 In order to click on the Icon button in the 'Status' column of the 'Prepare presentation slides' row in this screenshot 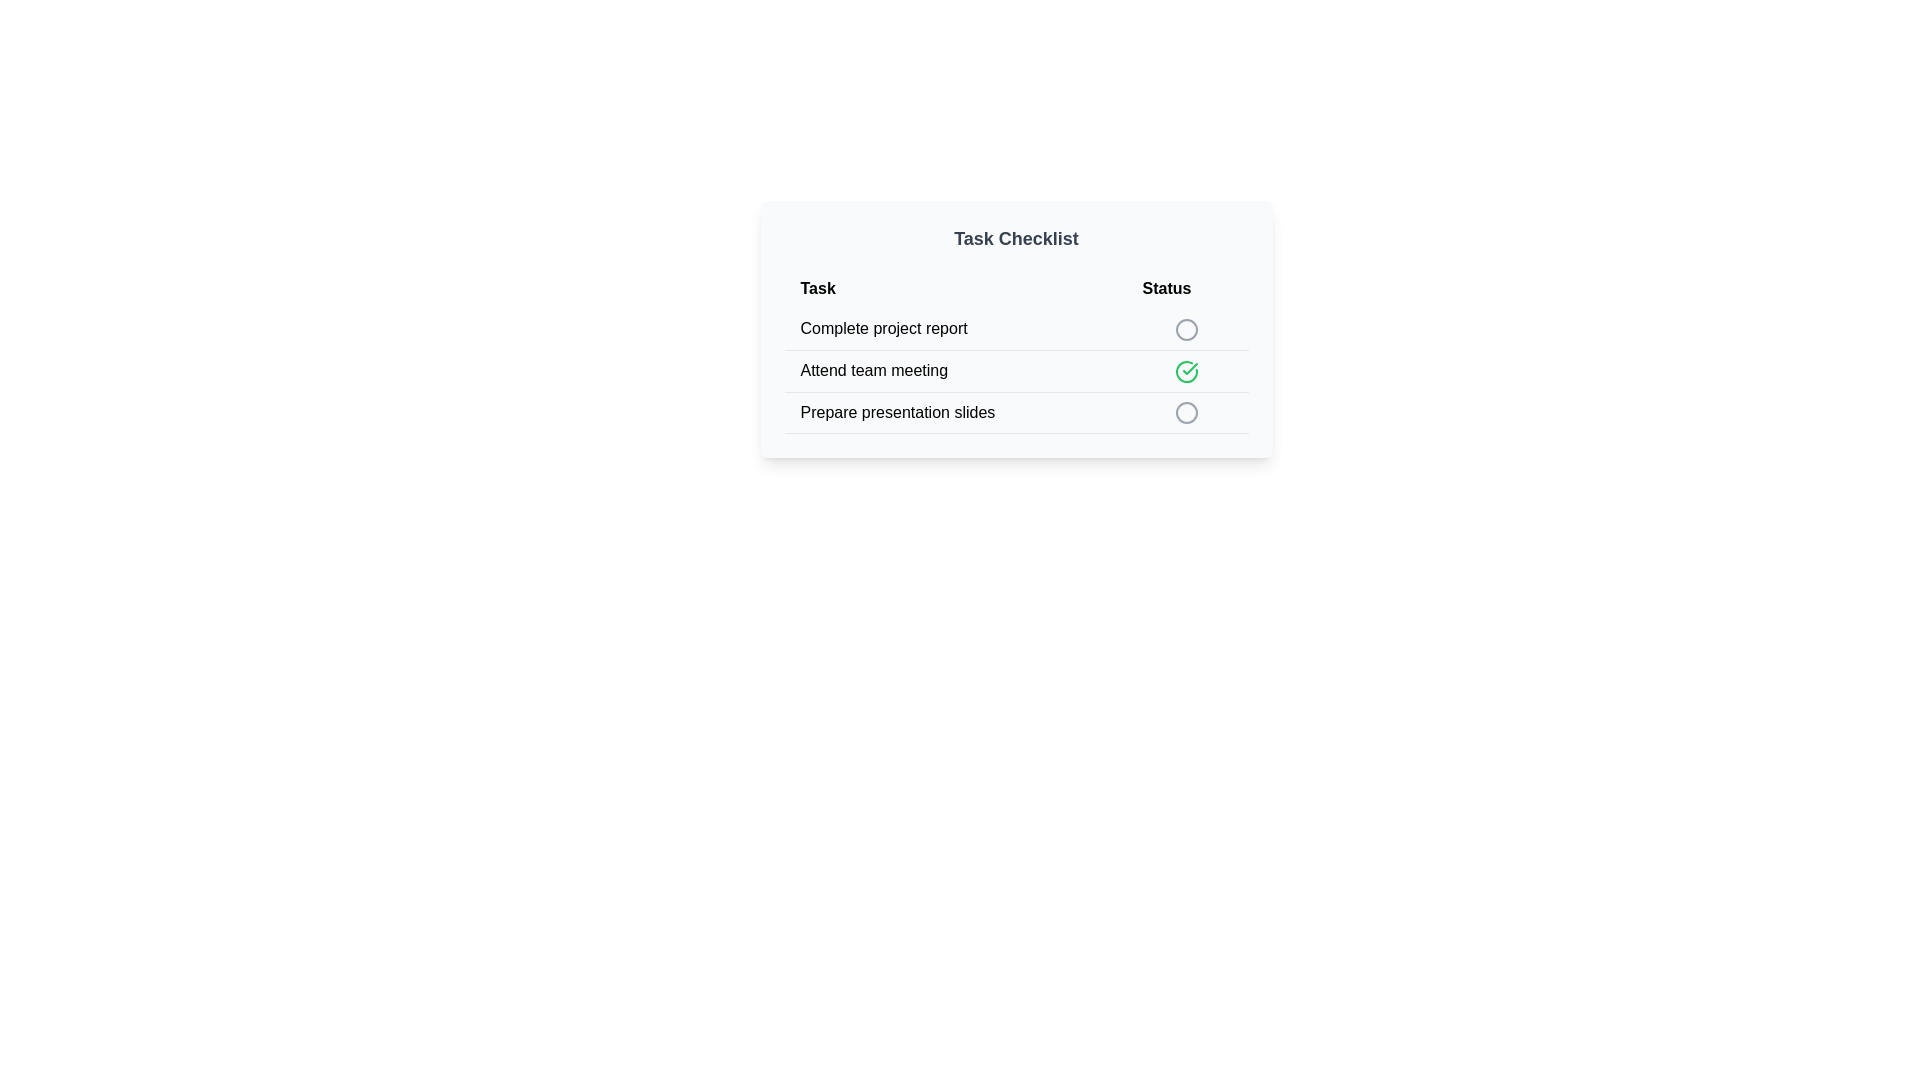, I will do `click(1187, 411)`.